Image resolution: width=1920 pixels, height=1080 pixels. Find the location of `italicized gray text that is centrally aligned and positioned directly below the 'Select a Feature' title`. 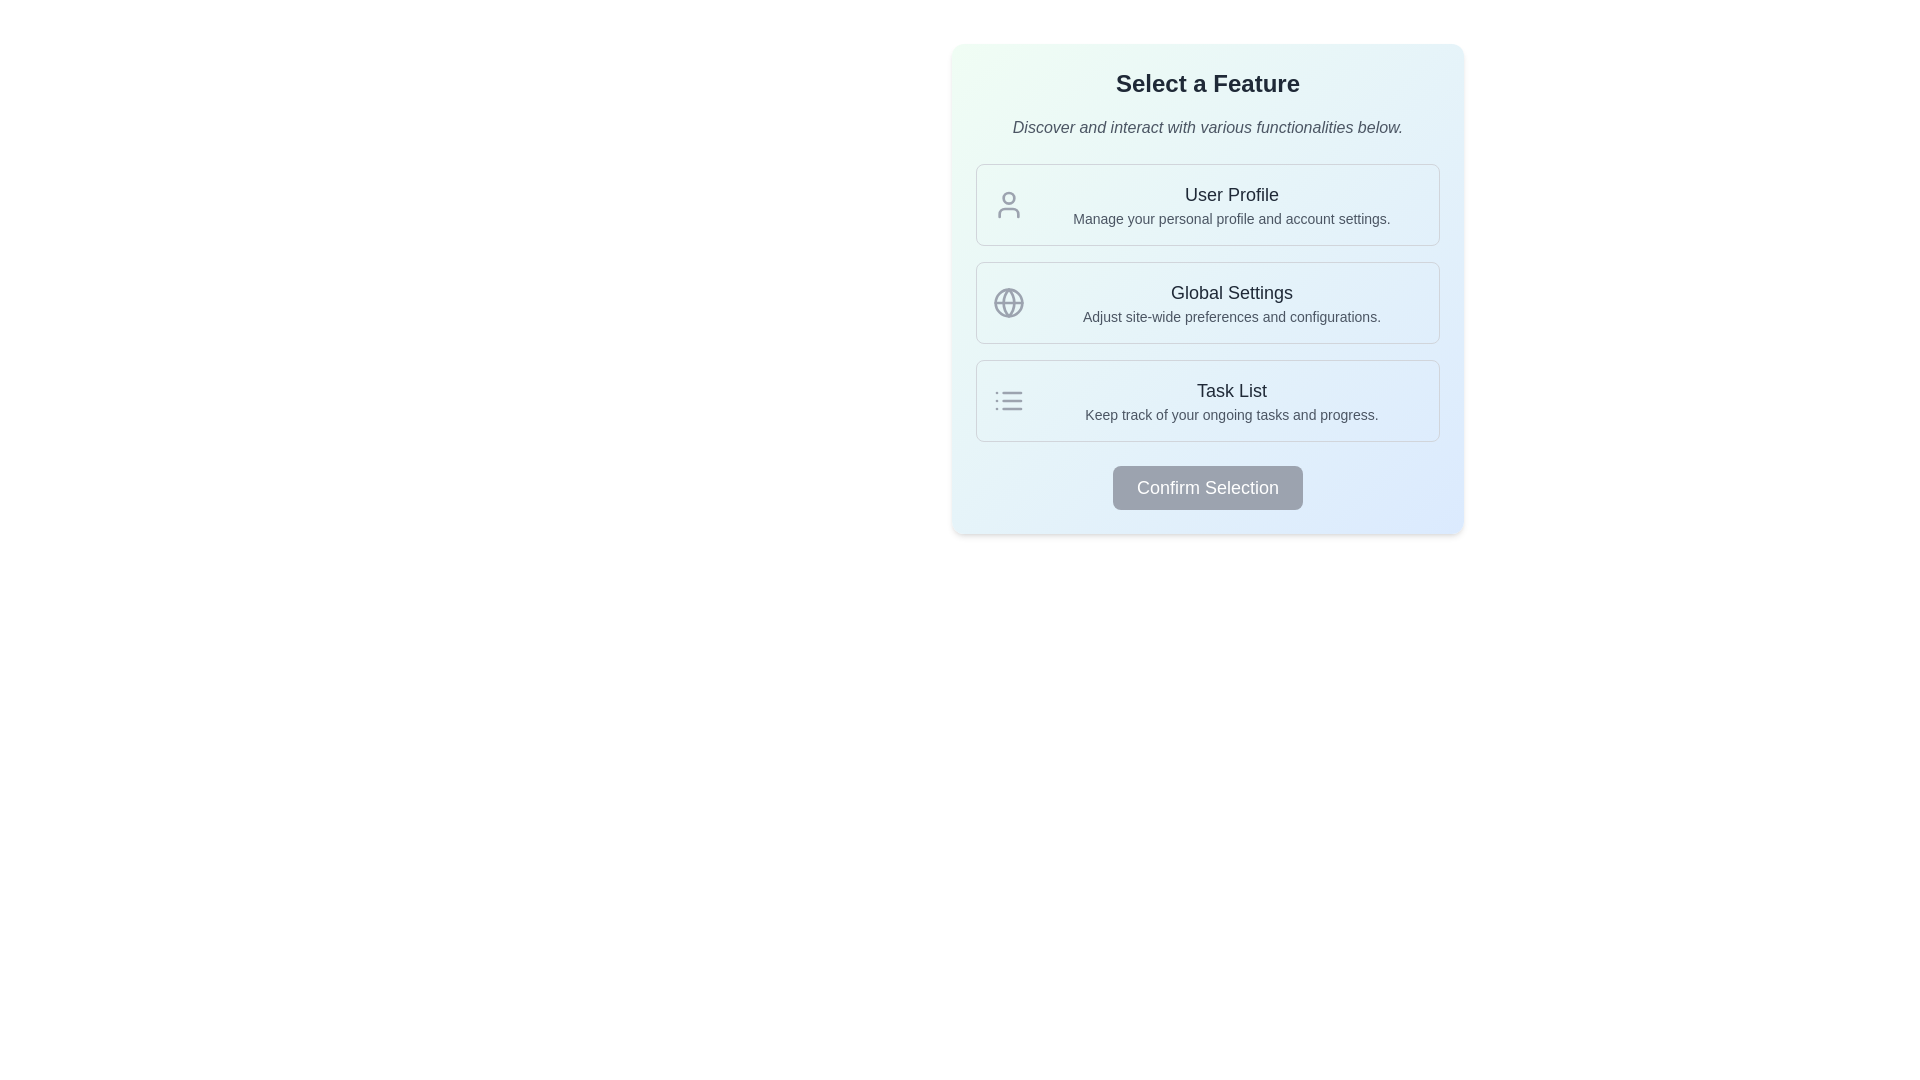

italicized gray text that is centrally aligned and positioned directly below the 'Select a Feature' title is located at coordinates (1207, 127).